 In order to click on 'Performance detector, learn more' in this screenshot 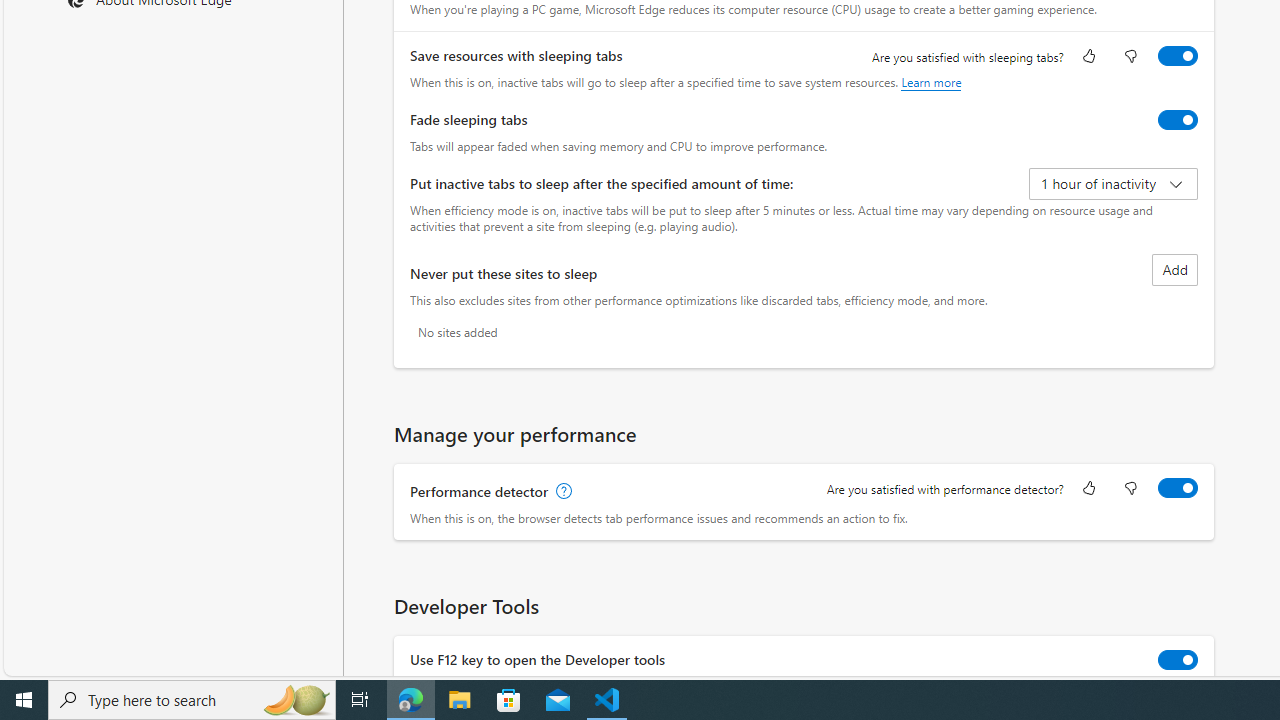, I will do `click(561, 492)`.